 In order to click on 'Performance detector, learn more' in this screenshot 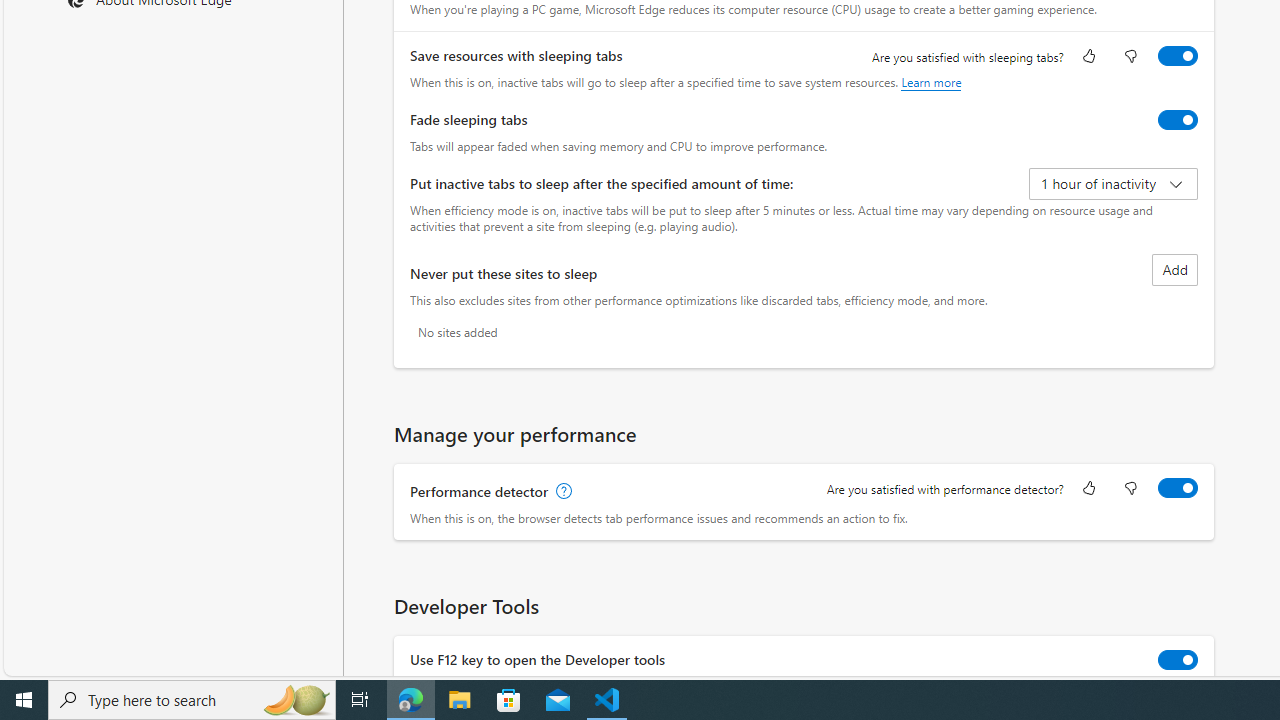, I will do `click(561, 492)`.